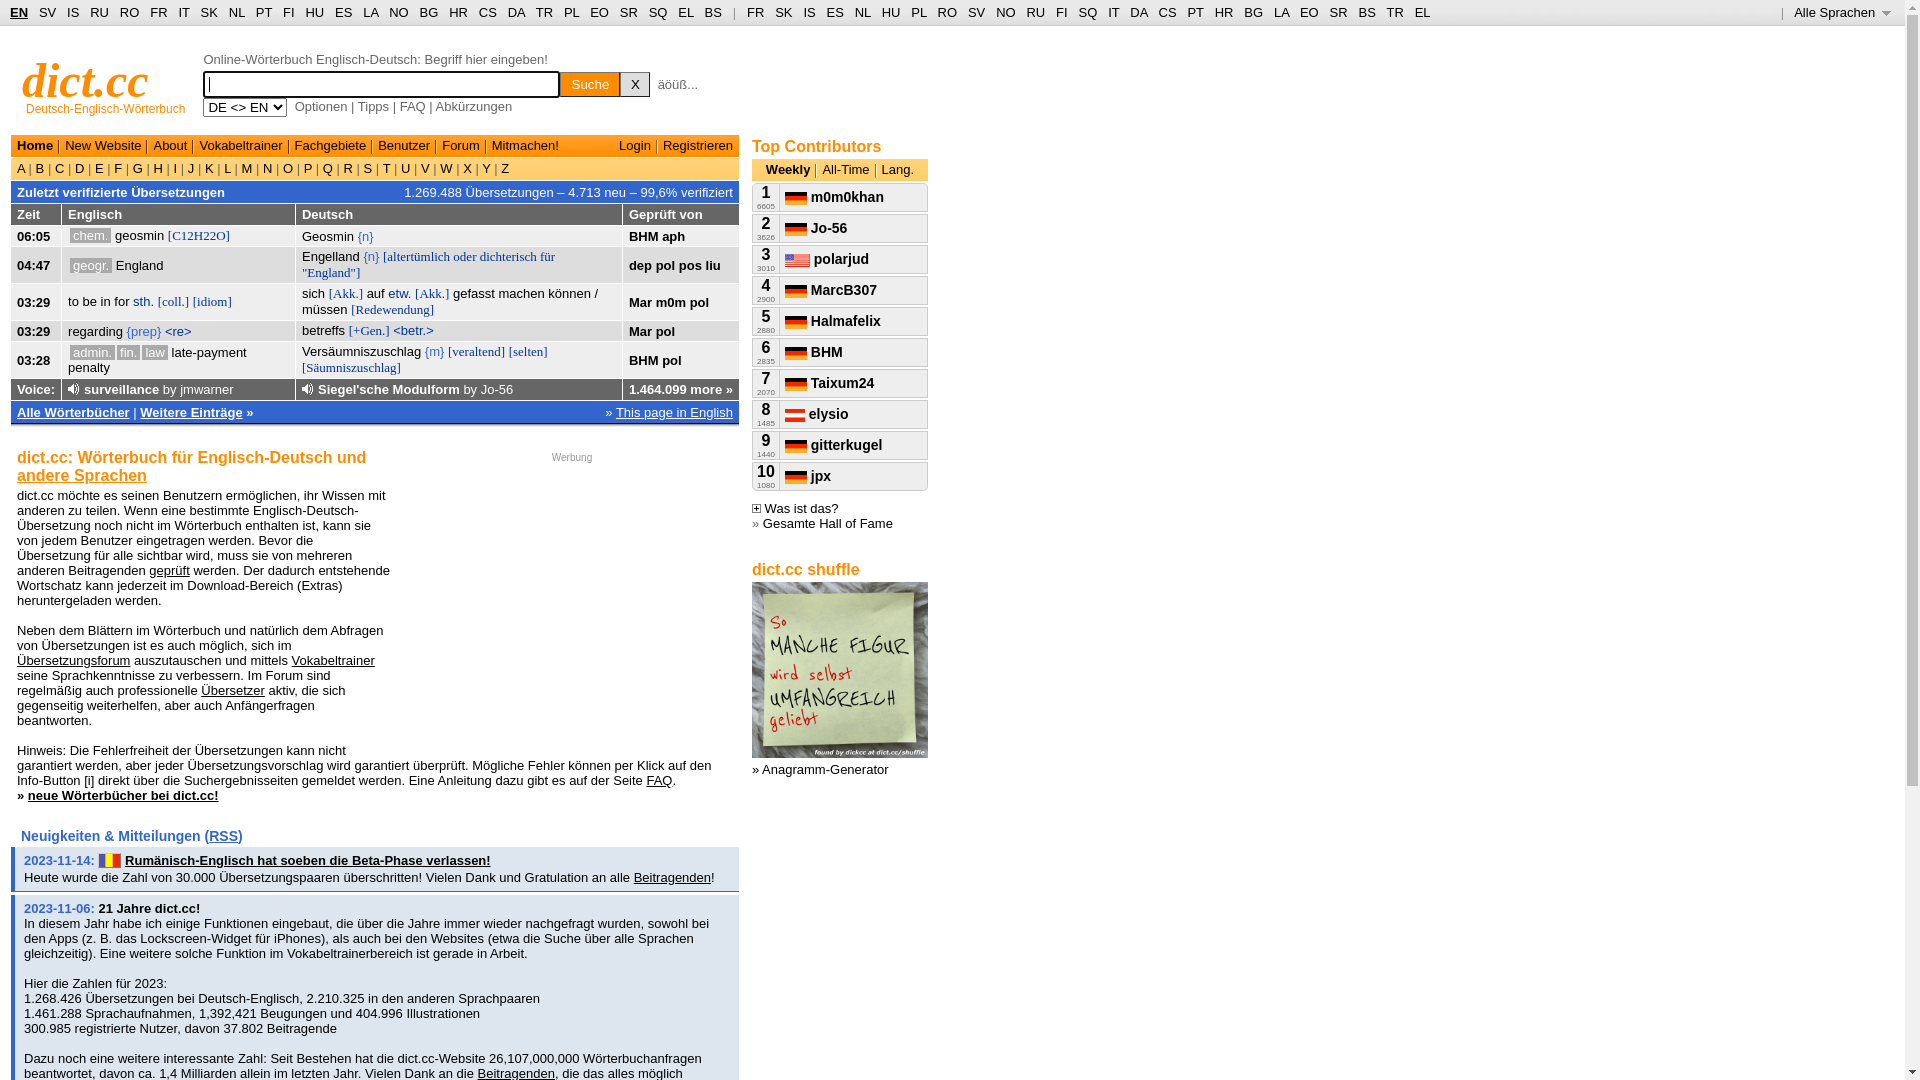 This screenshot has width=1920, height=1080. What do you see at coordinates (1138, 12) in the screenshot?
I see `'DA'` at bounding box center [1138, 12].